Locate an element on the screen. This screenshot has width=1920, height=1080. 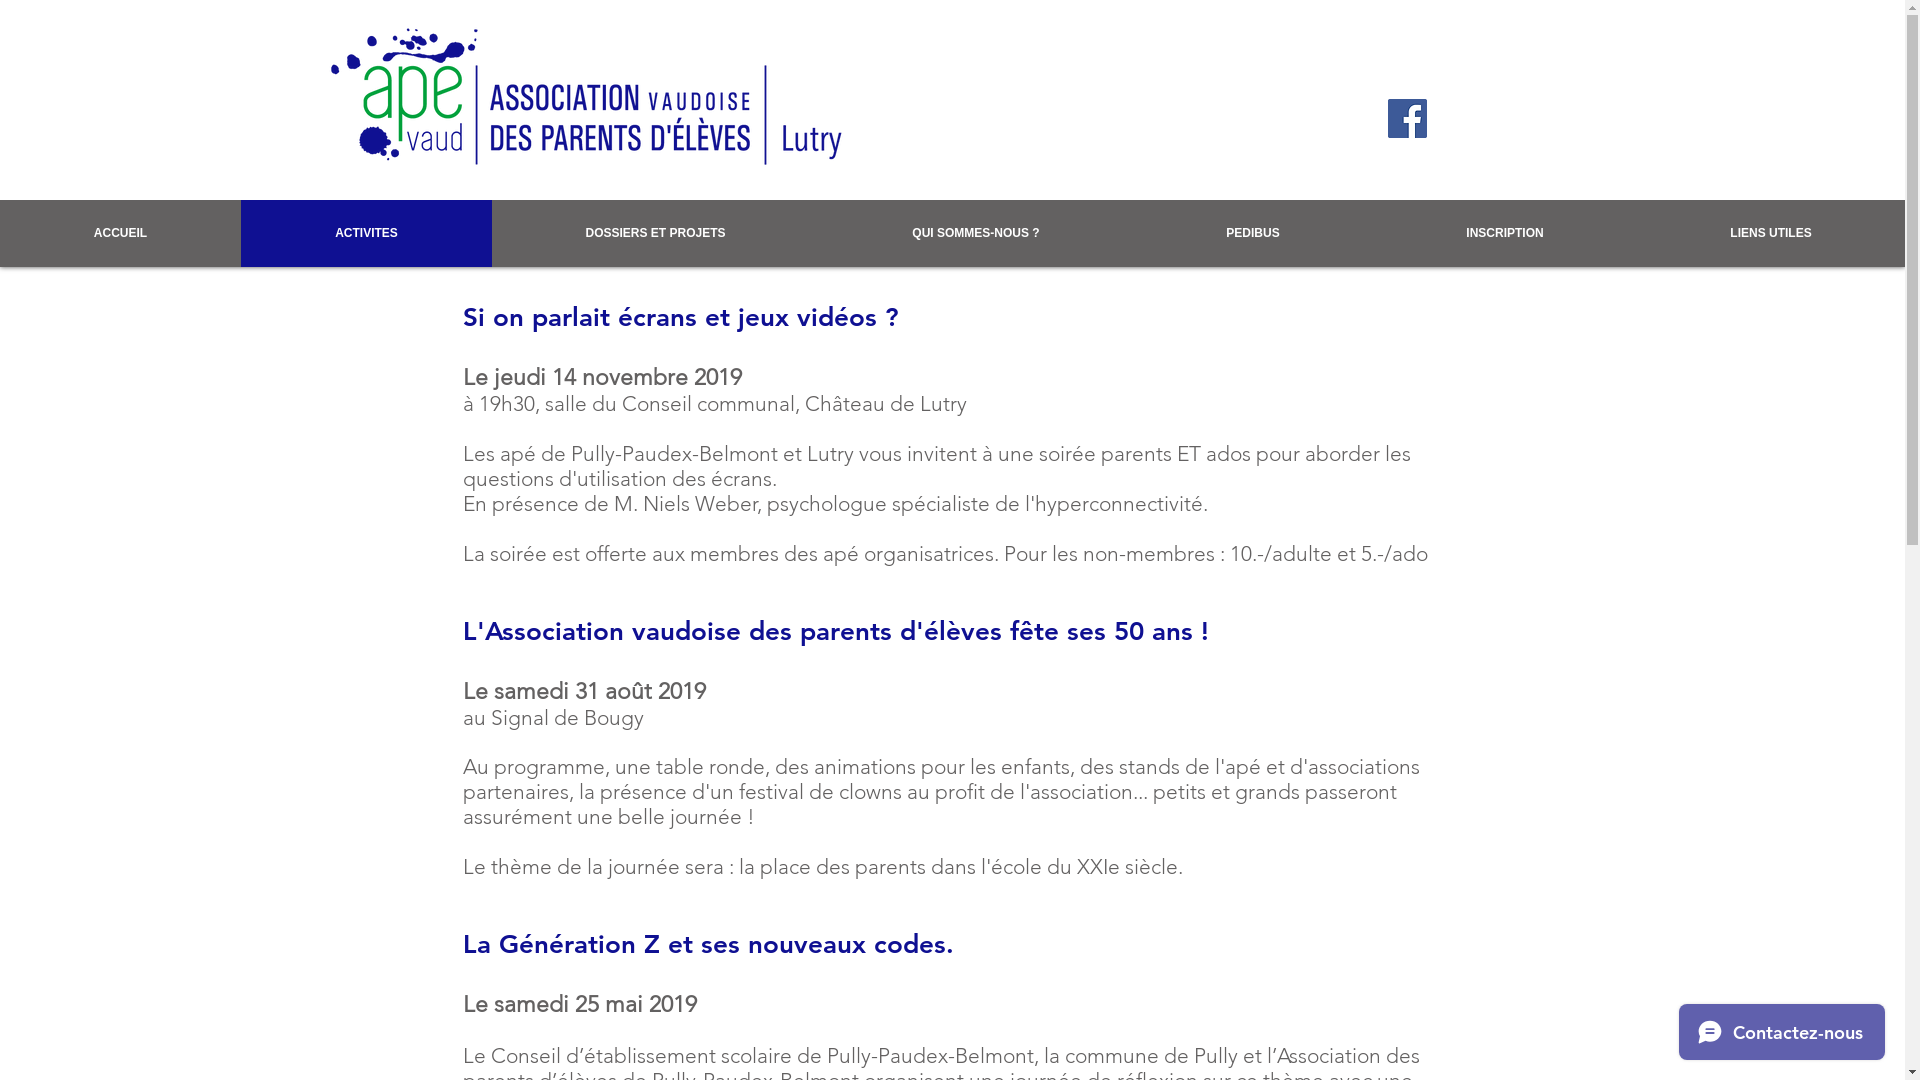
'QUI SOMMES-NOUS ?' is located at coordinates (975, 232).